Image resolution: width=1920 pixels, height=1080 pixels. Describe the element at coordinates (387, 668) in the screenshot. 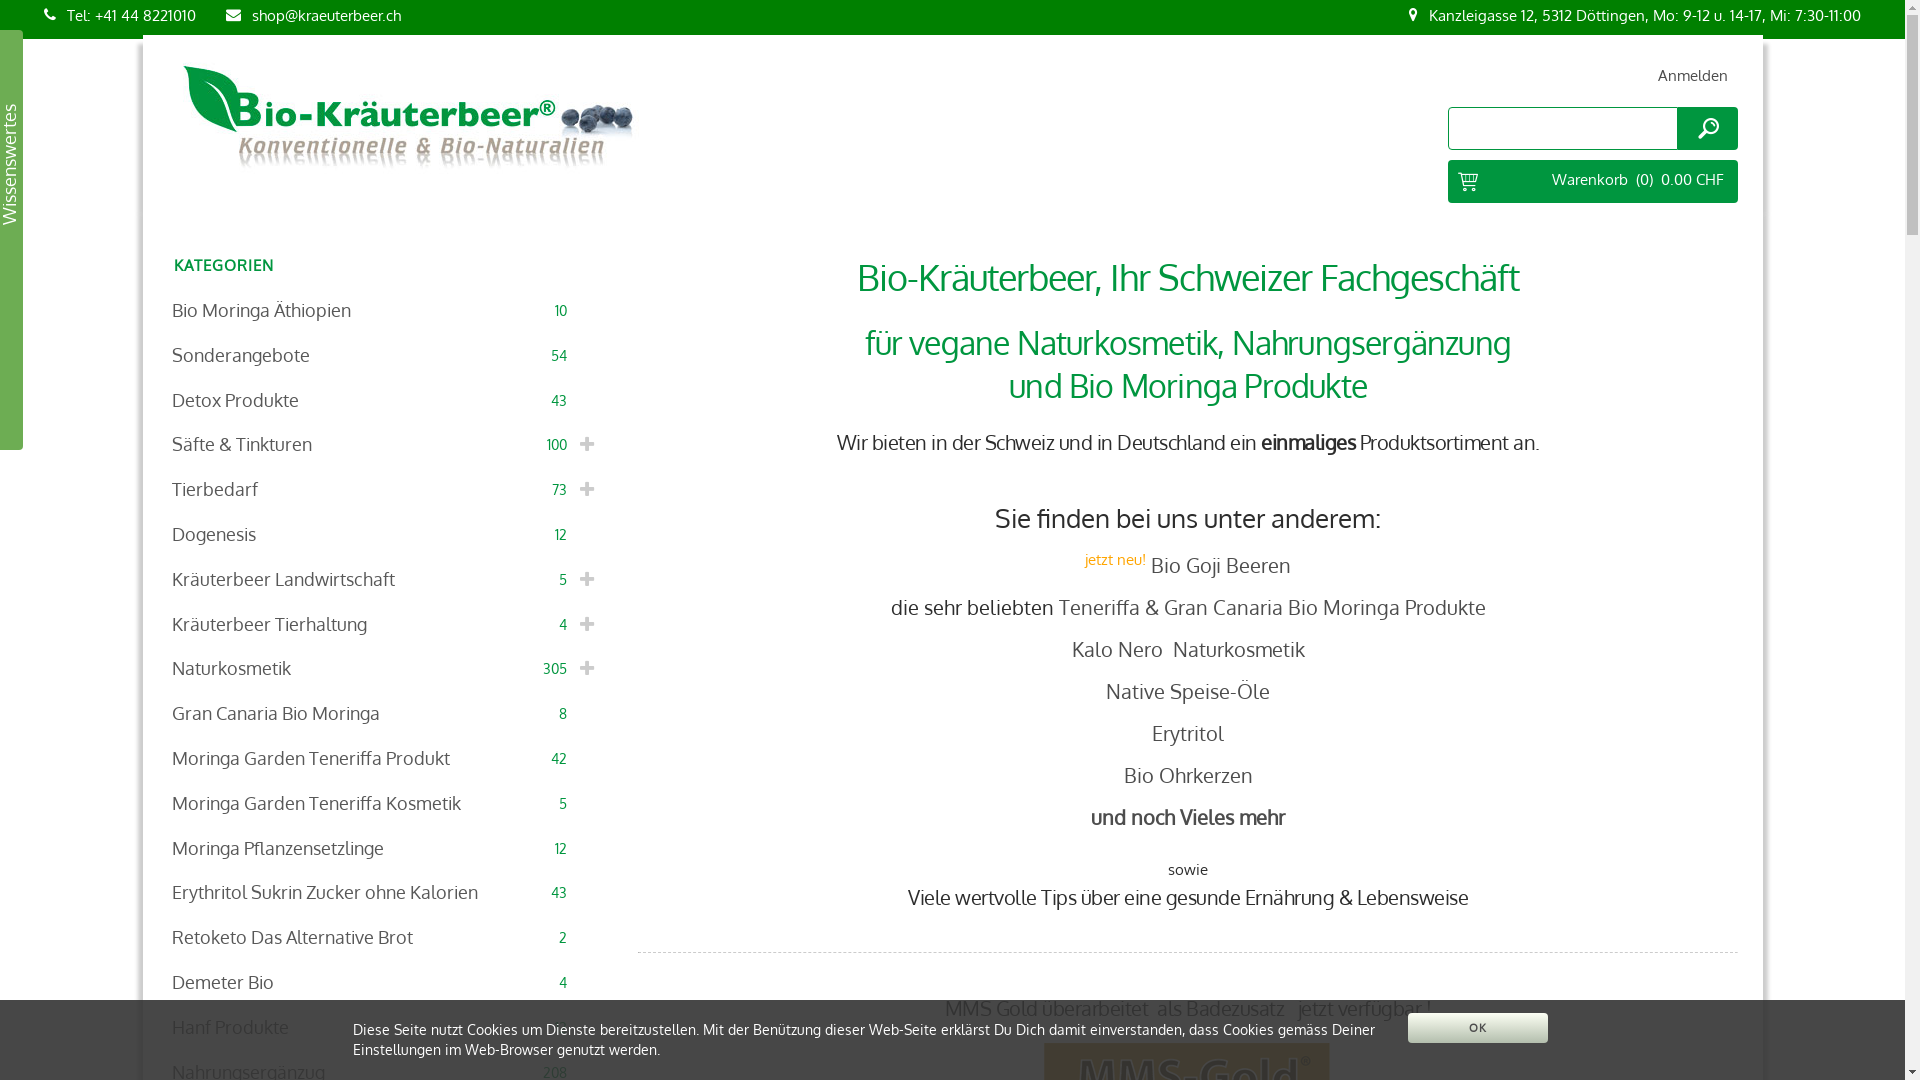

I see `'Naturkosmetik` at that location.